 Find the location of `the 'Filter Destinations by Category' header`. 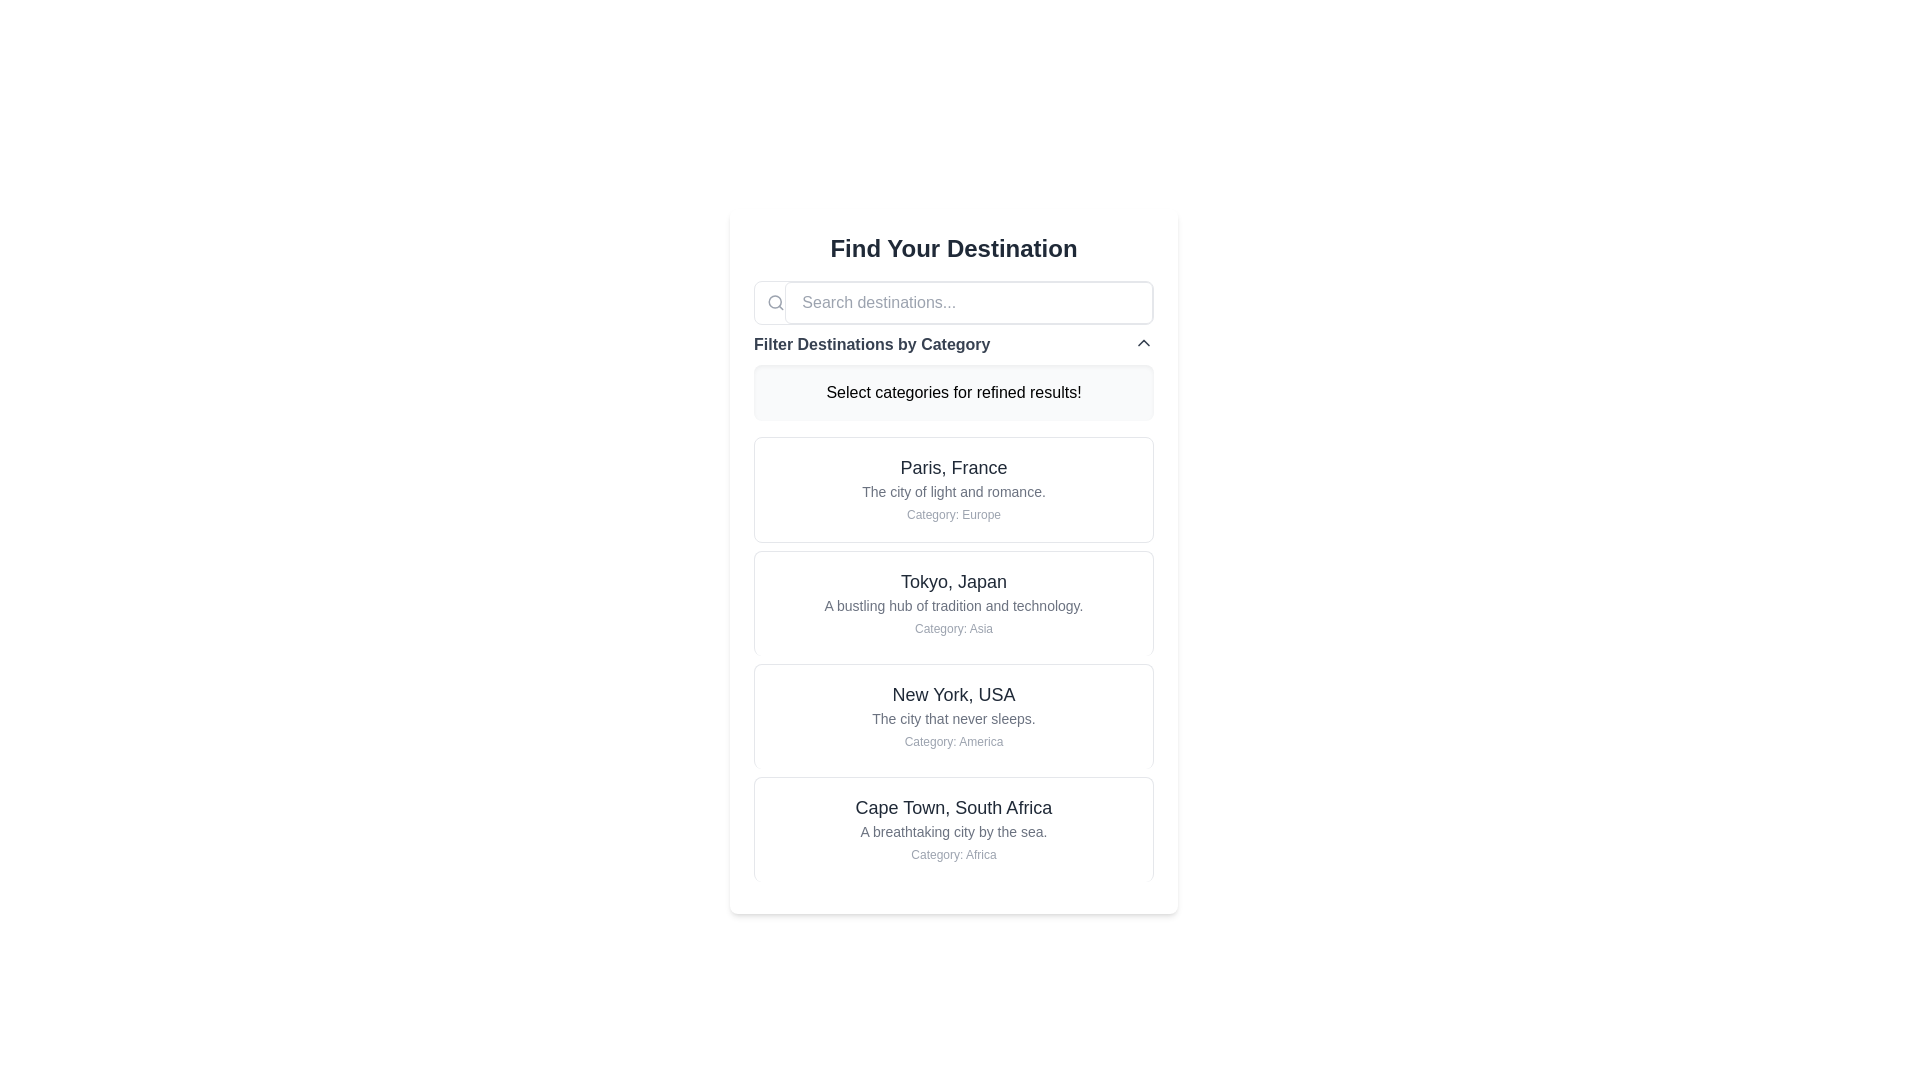

the 'Filter Destinations by Category' header is located at coordinates (953, 343).